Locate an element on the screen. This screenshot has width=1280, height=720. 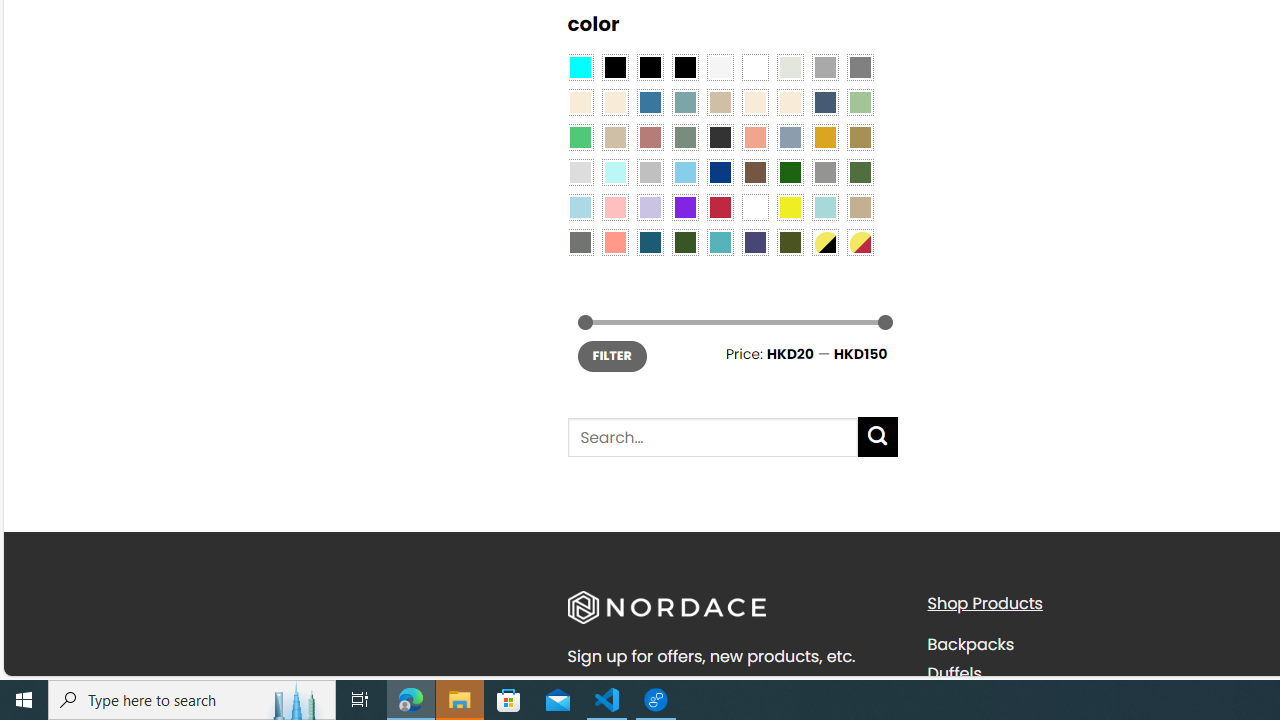
'Yellow-Black' is located at coordinates (824, 242).